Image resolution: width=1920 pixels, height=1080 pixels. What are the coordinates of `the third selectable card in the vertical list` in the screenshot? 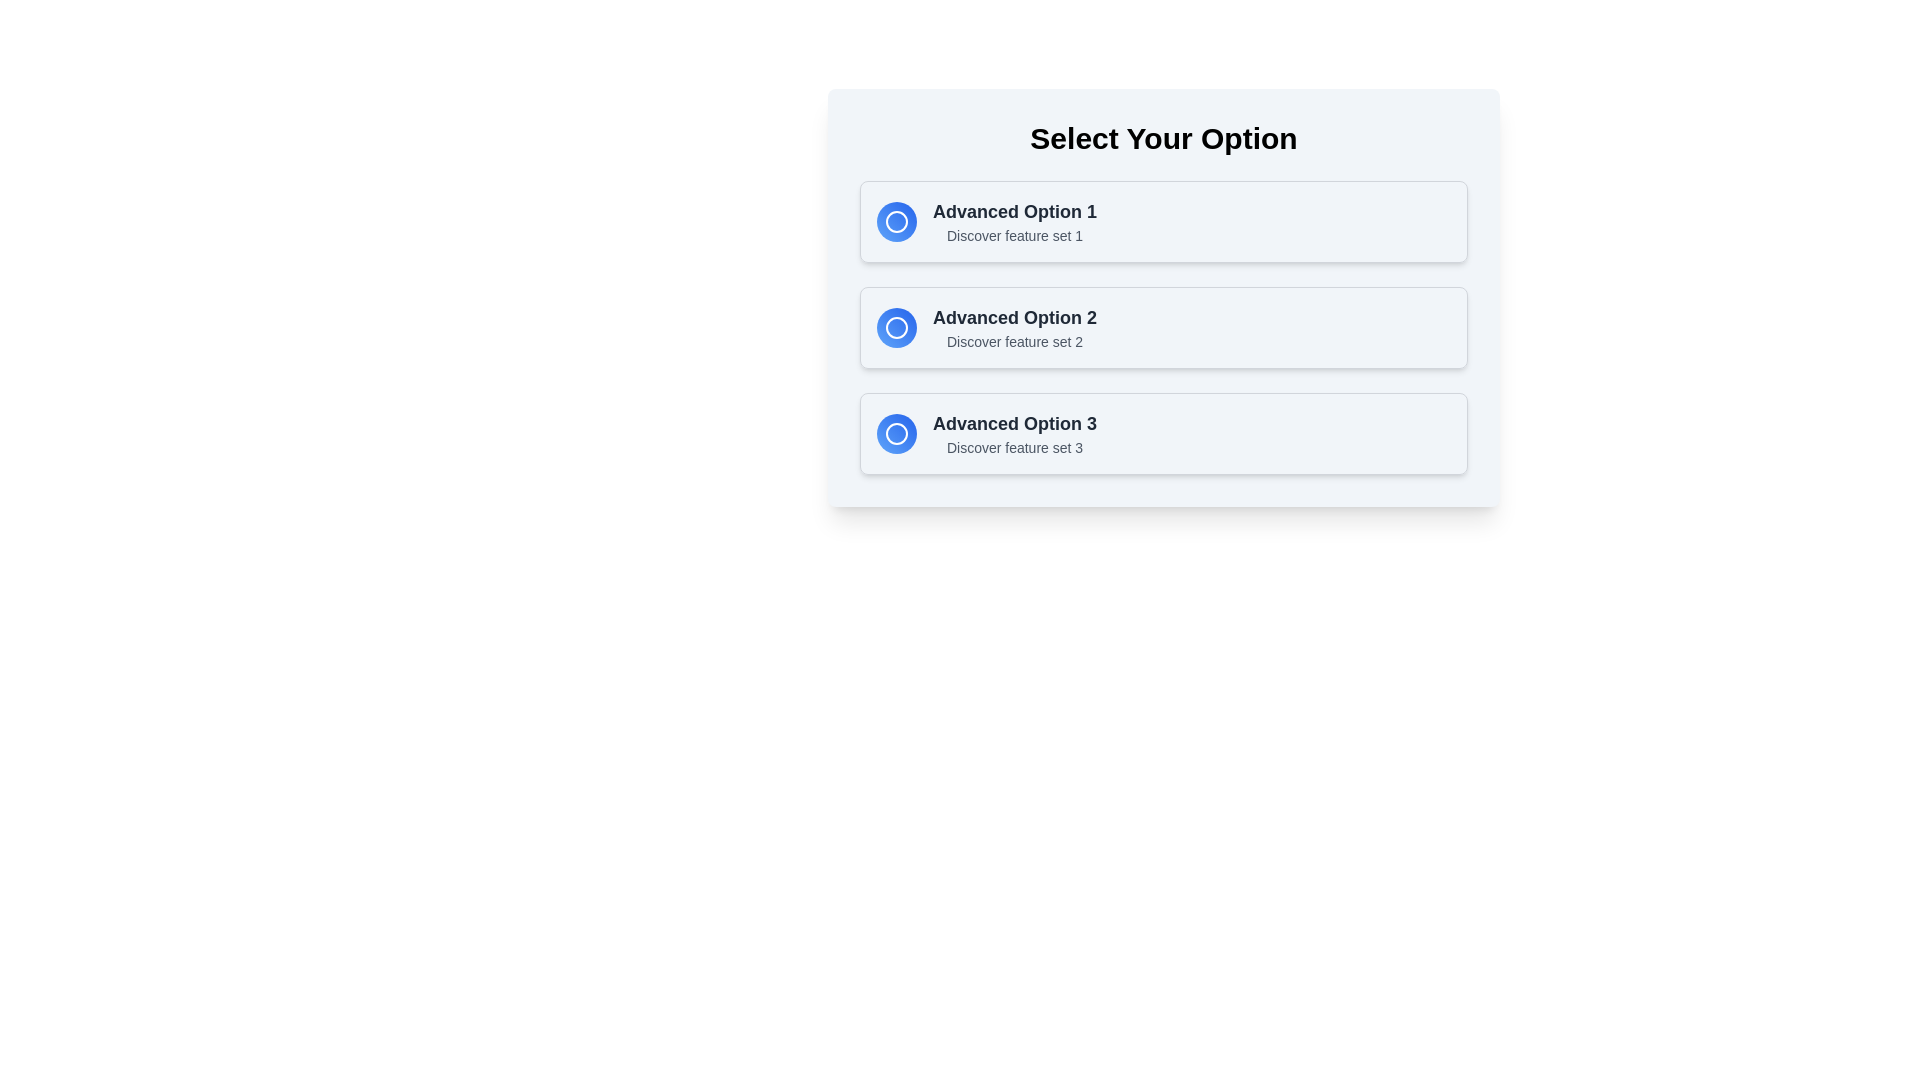 It's located at (1163, 433).